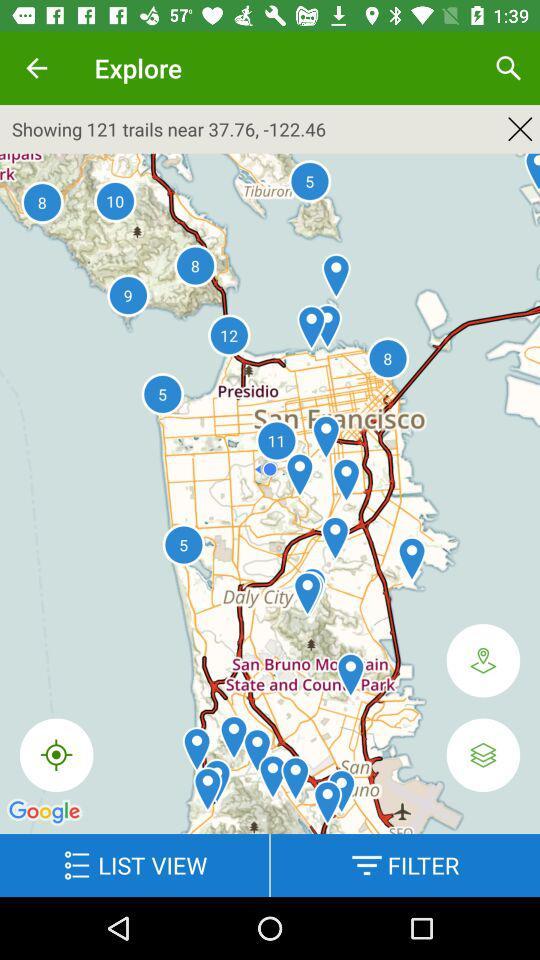 The height and width of the screenshot is (960, 540). Describe the element at coordinates (520, 128) in the screenshot. I see `the close icon` at that location.